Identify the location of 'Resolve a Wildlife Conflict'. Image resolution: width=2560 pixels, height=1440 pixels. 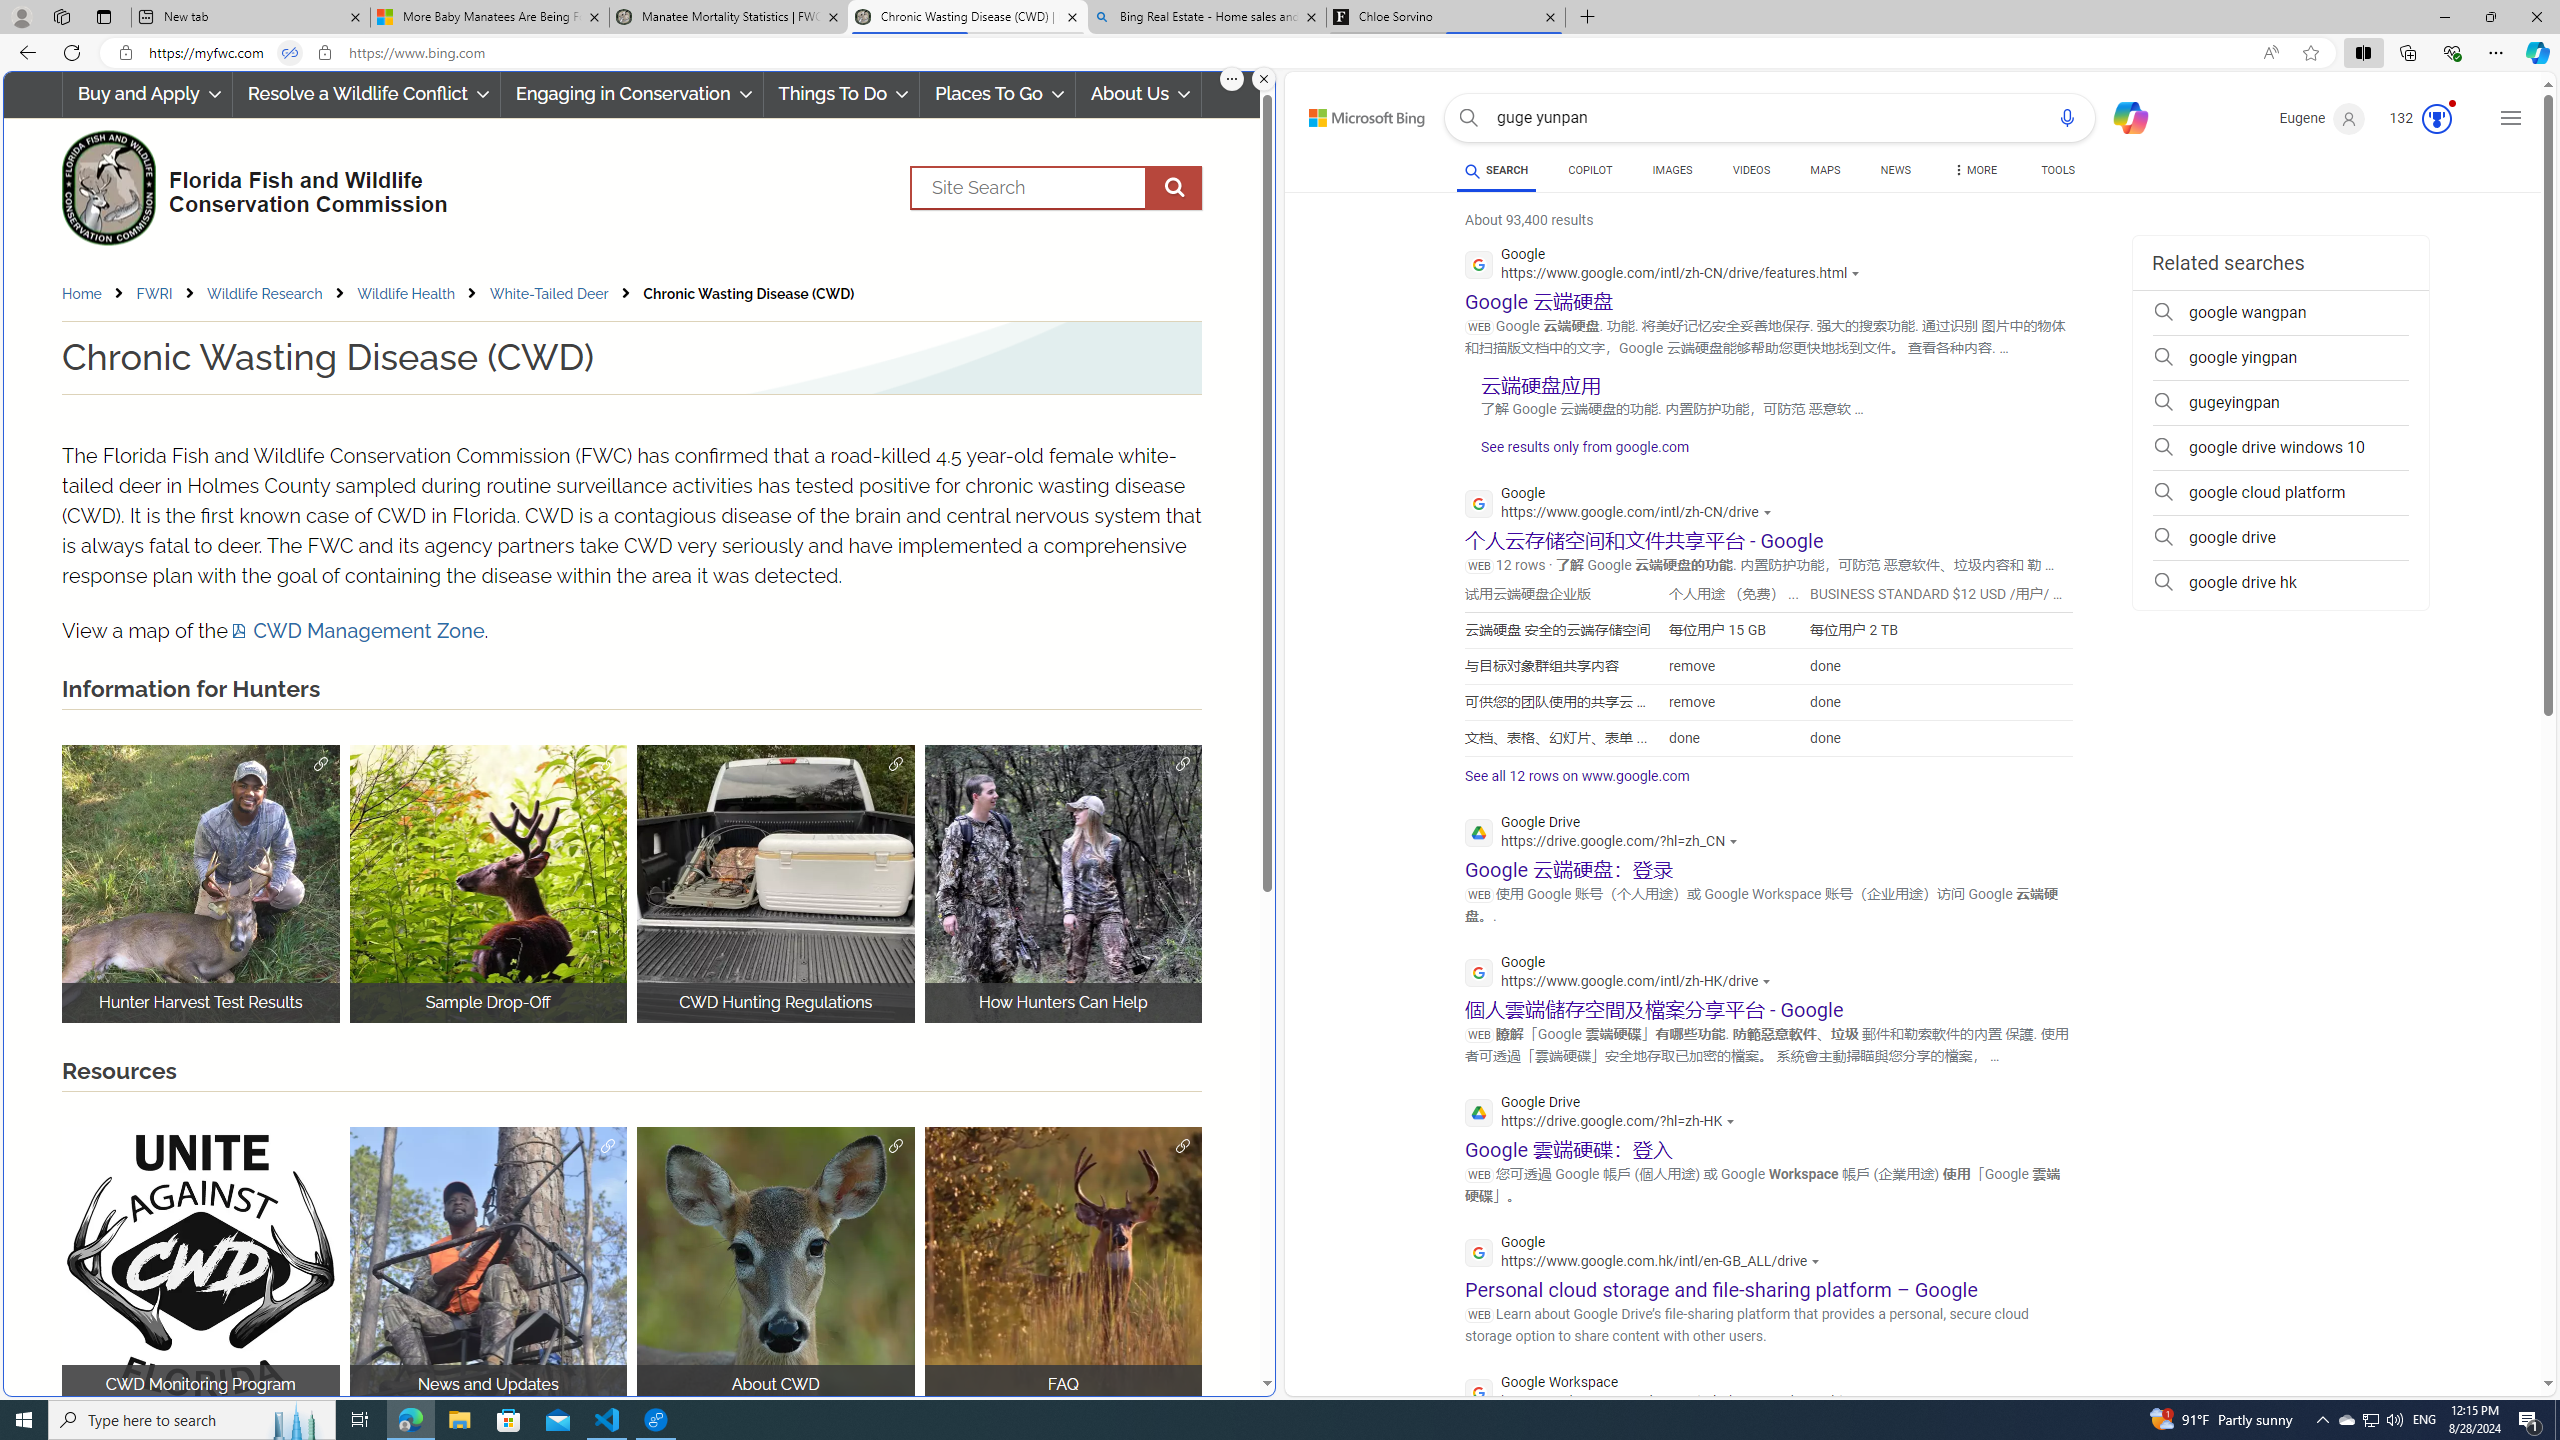
(366, 93).